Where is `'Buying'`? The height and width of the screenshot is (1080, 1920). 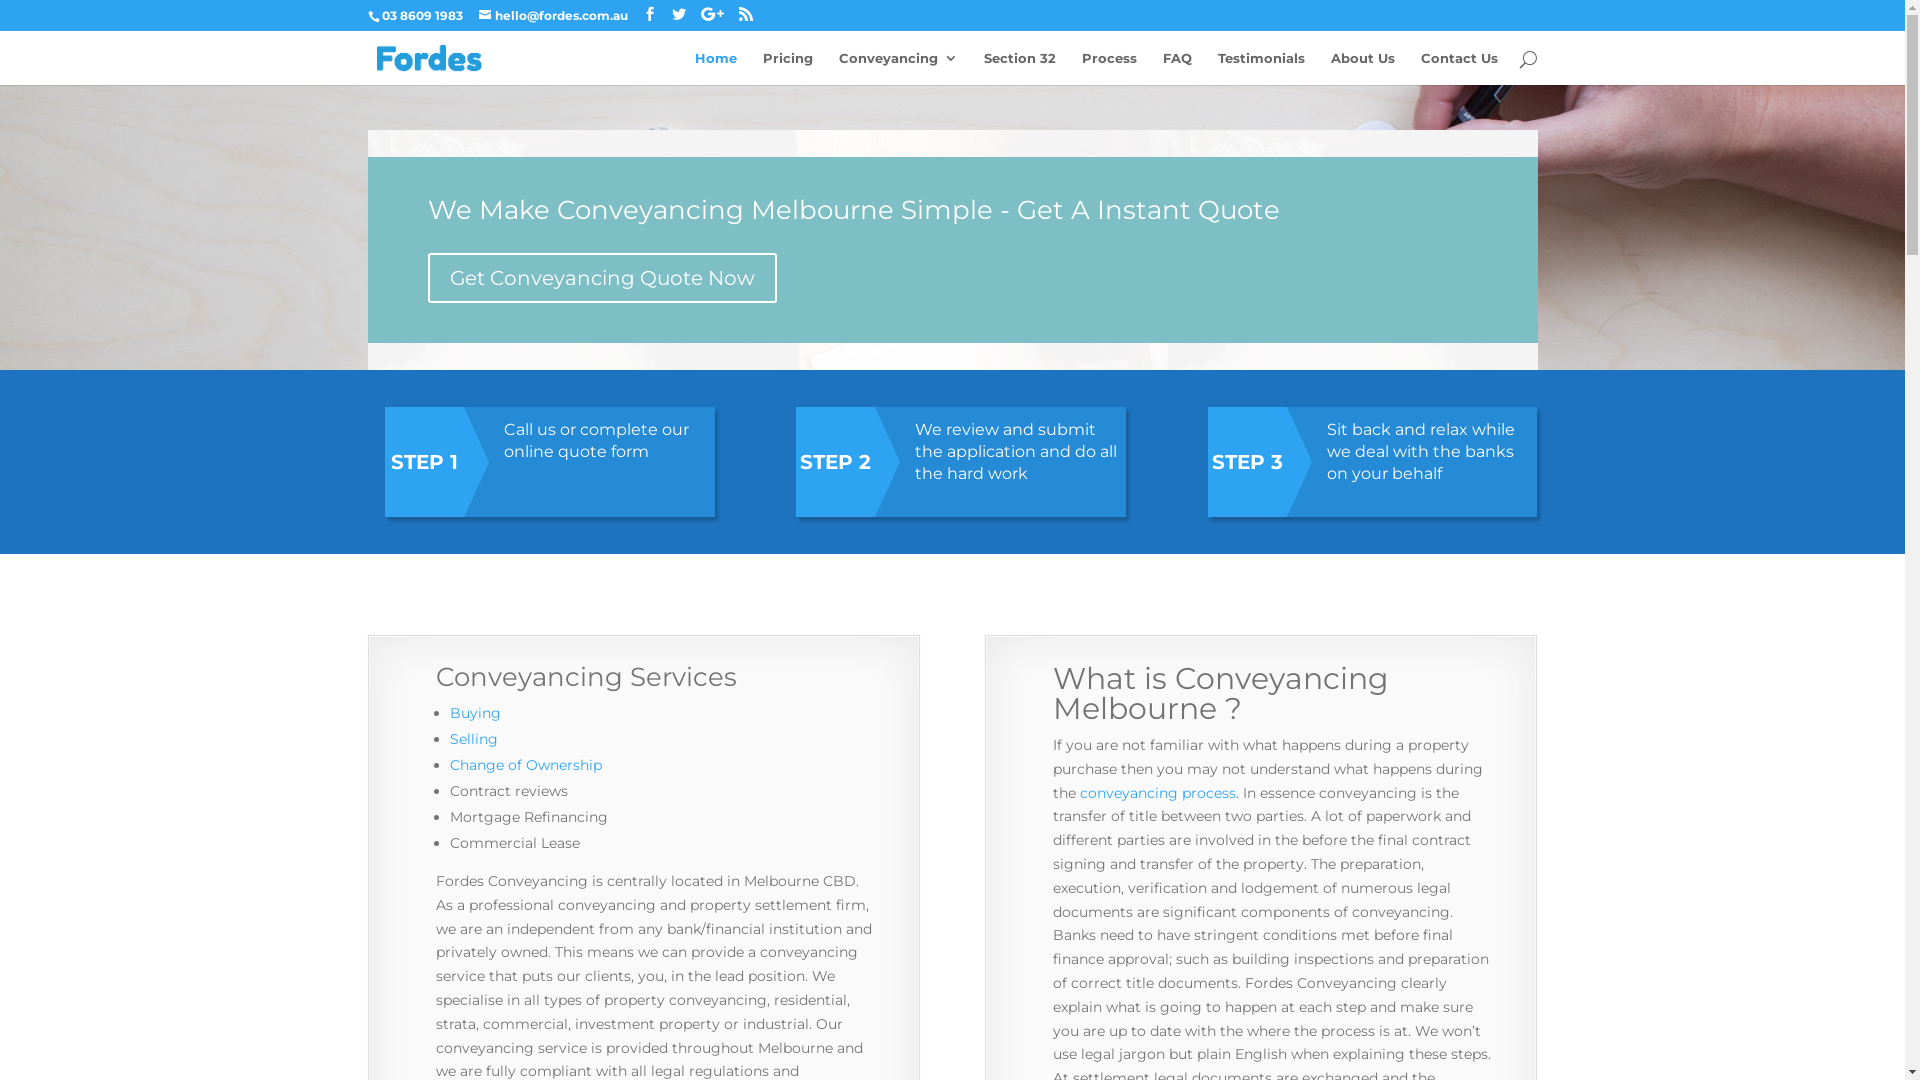
'Buying' is located at coordinates (474, 712).